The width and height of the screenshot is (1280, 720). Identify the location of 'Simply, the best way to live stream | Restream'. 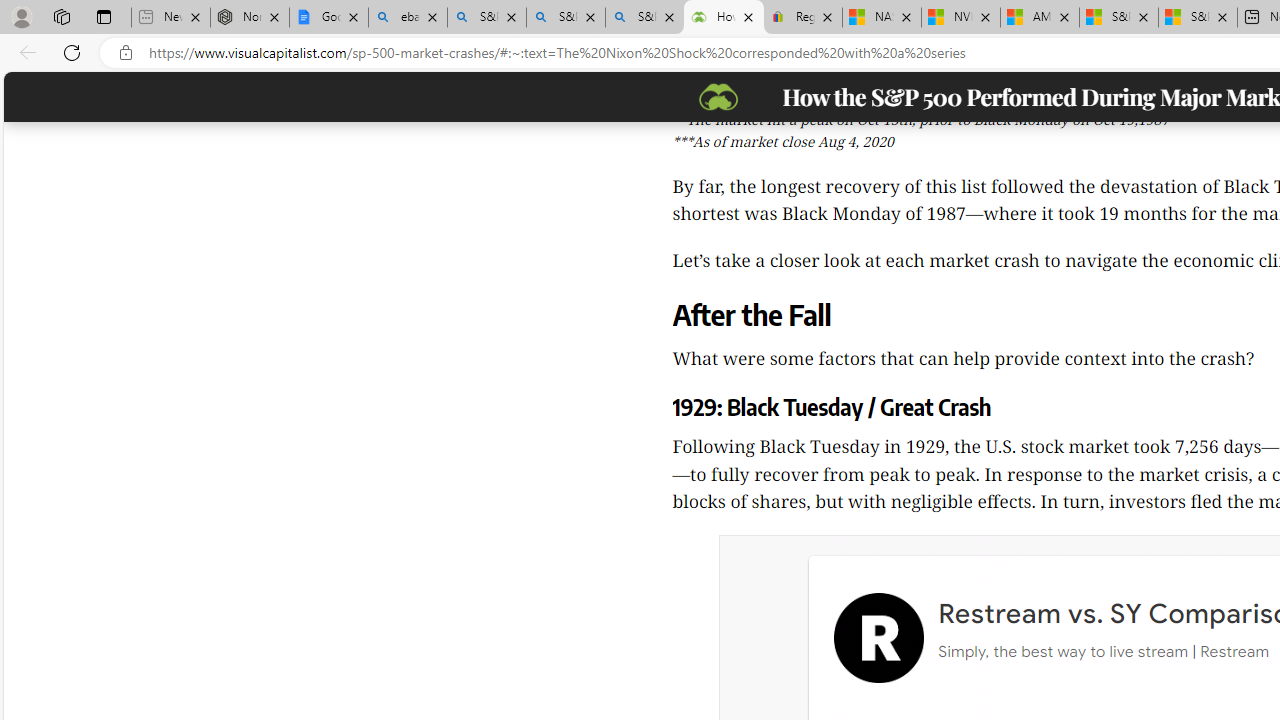
(1101, 651).